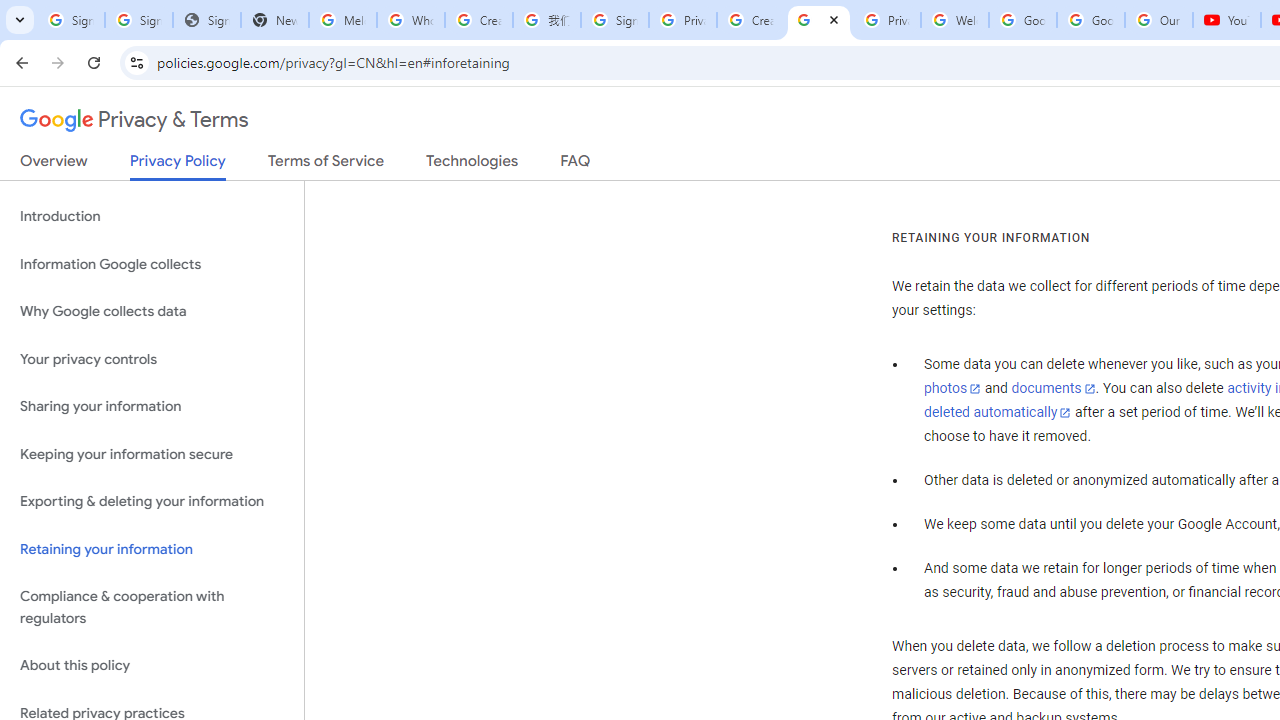  What do you see at coordinates (151, 312) in the screenshot?
I see `'Why Google collects data'` at bounding box center [151, 312].